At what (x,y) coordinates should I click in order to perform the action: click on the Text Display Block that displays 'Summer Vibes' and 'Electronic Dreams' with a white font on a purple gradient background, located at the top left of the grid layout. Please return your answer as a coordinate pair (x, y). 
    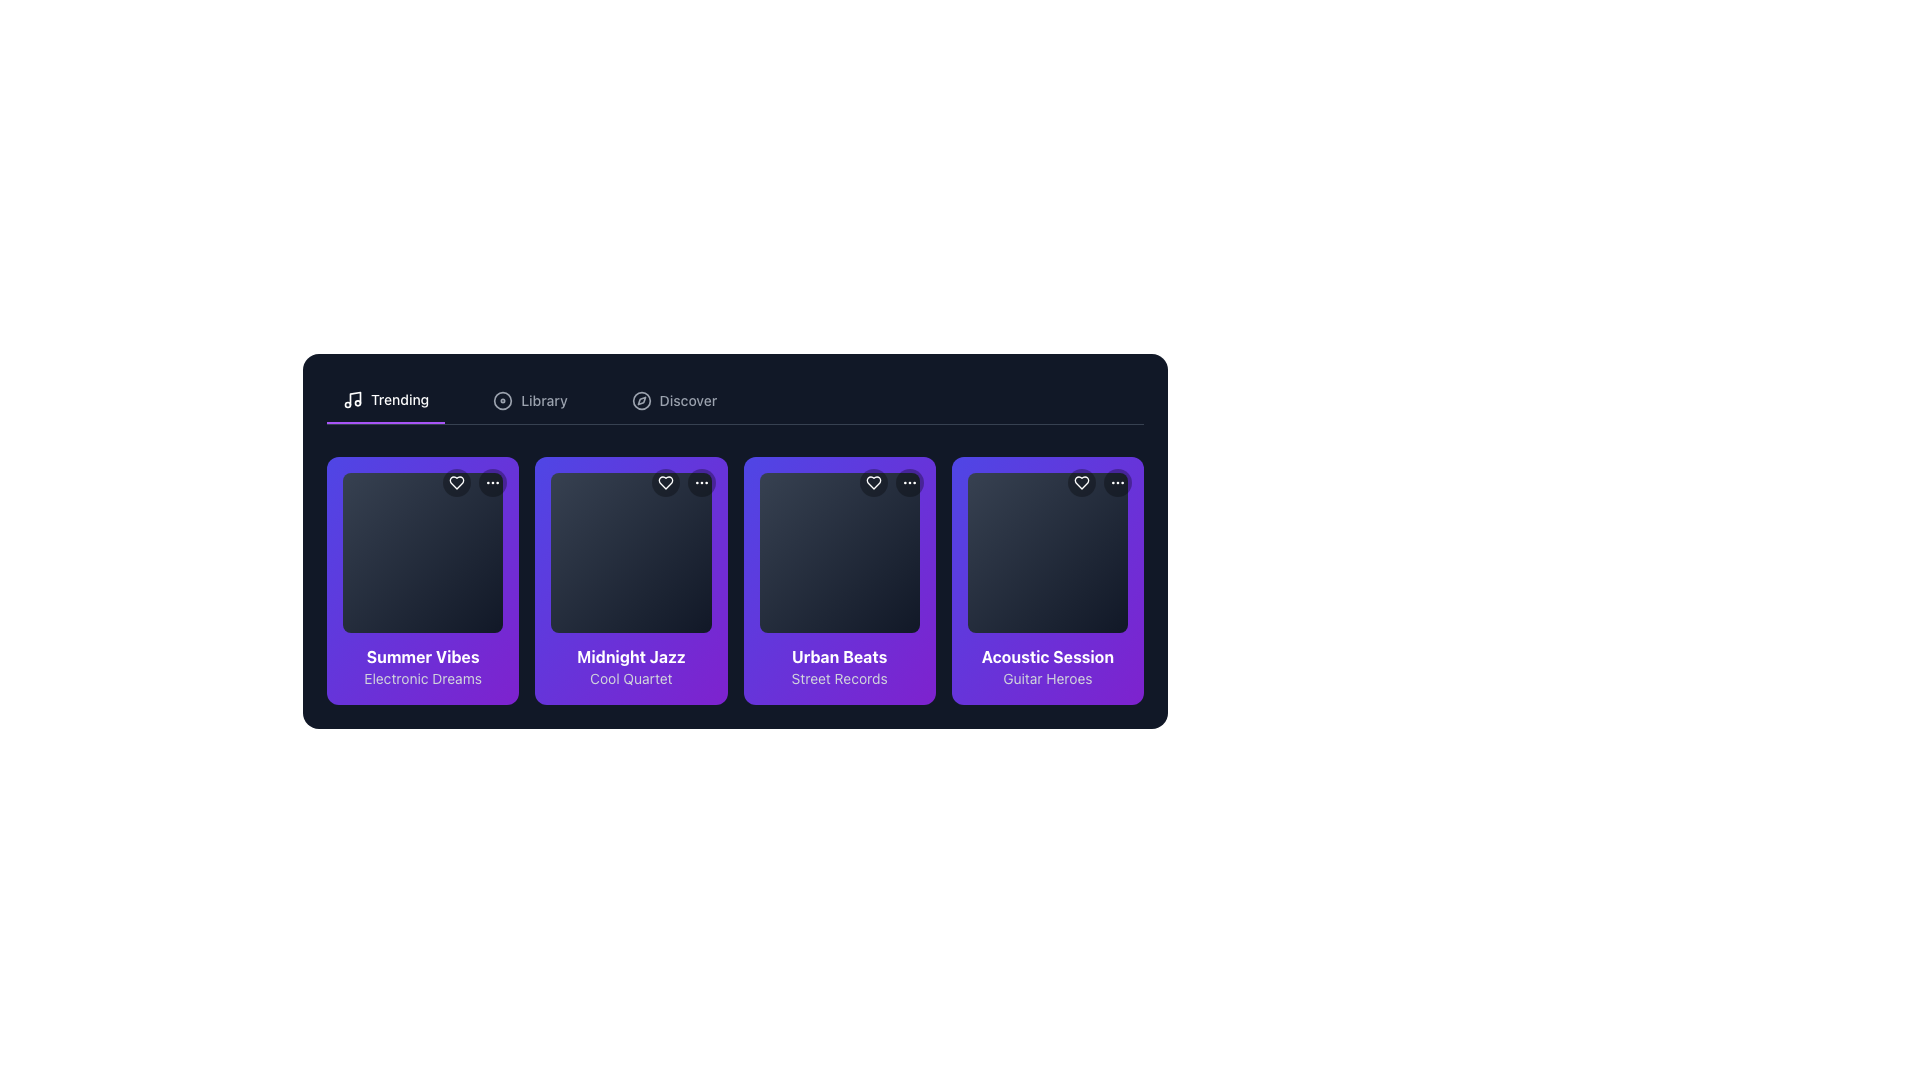
    Looking at the image, I should click on (422, 667).